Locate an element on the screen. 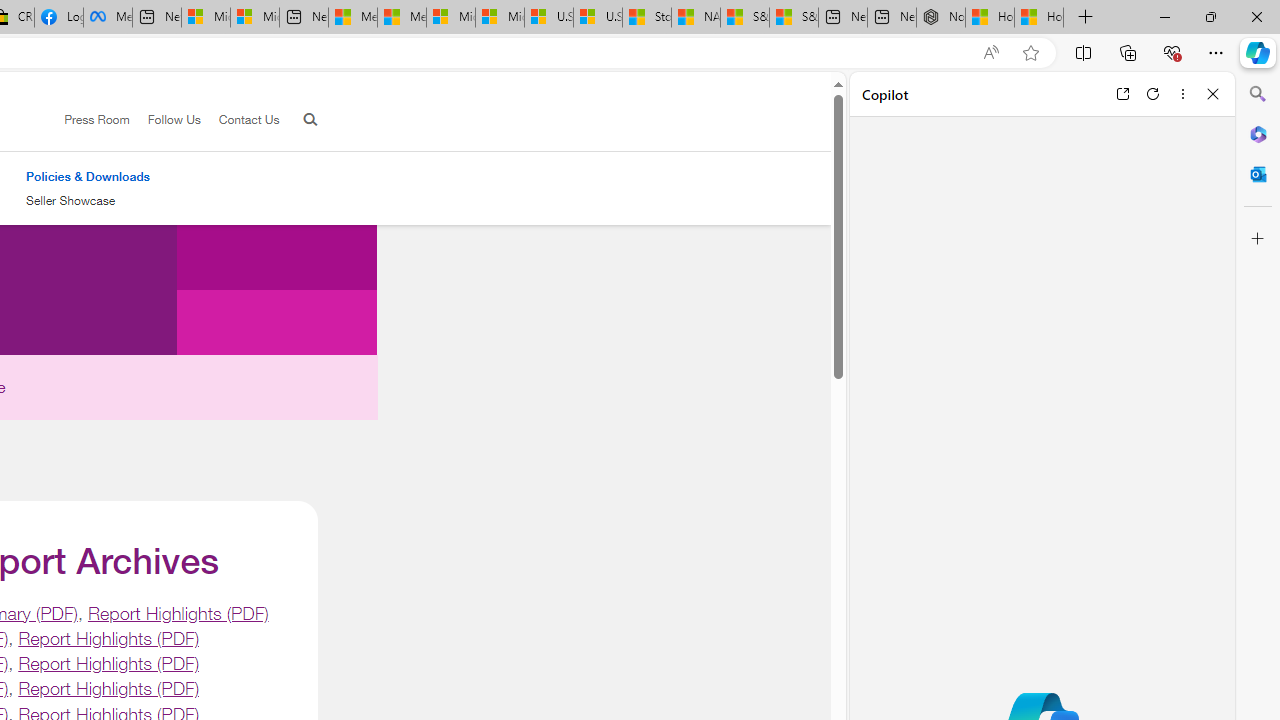  'S&P 500, Nasdaq end lower, weighed by Nvidia dip | Watch' is located at coordinates (793, 17).